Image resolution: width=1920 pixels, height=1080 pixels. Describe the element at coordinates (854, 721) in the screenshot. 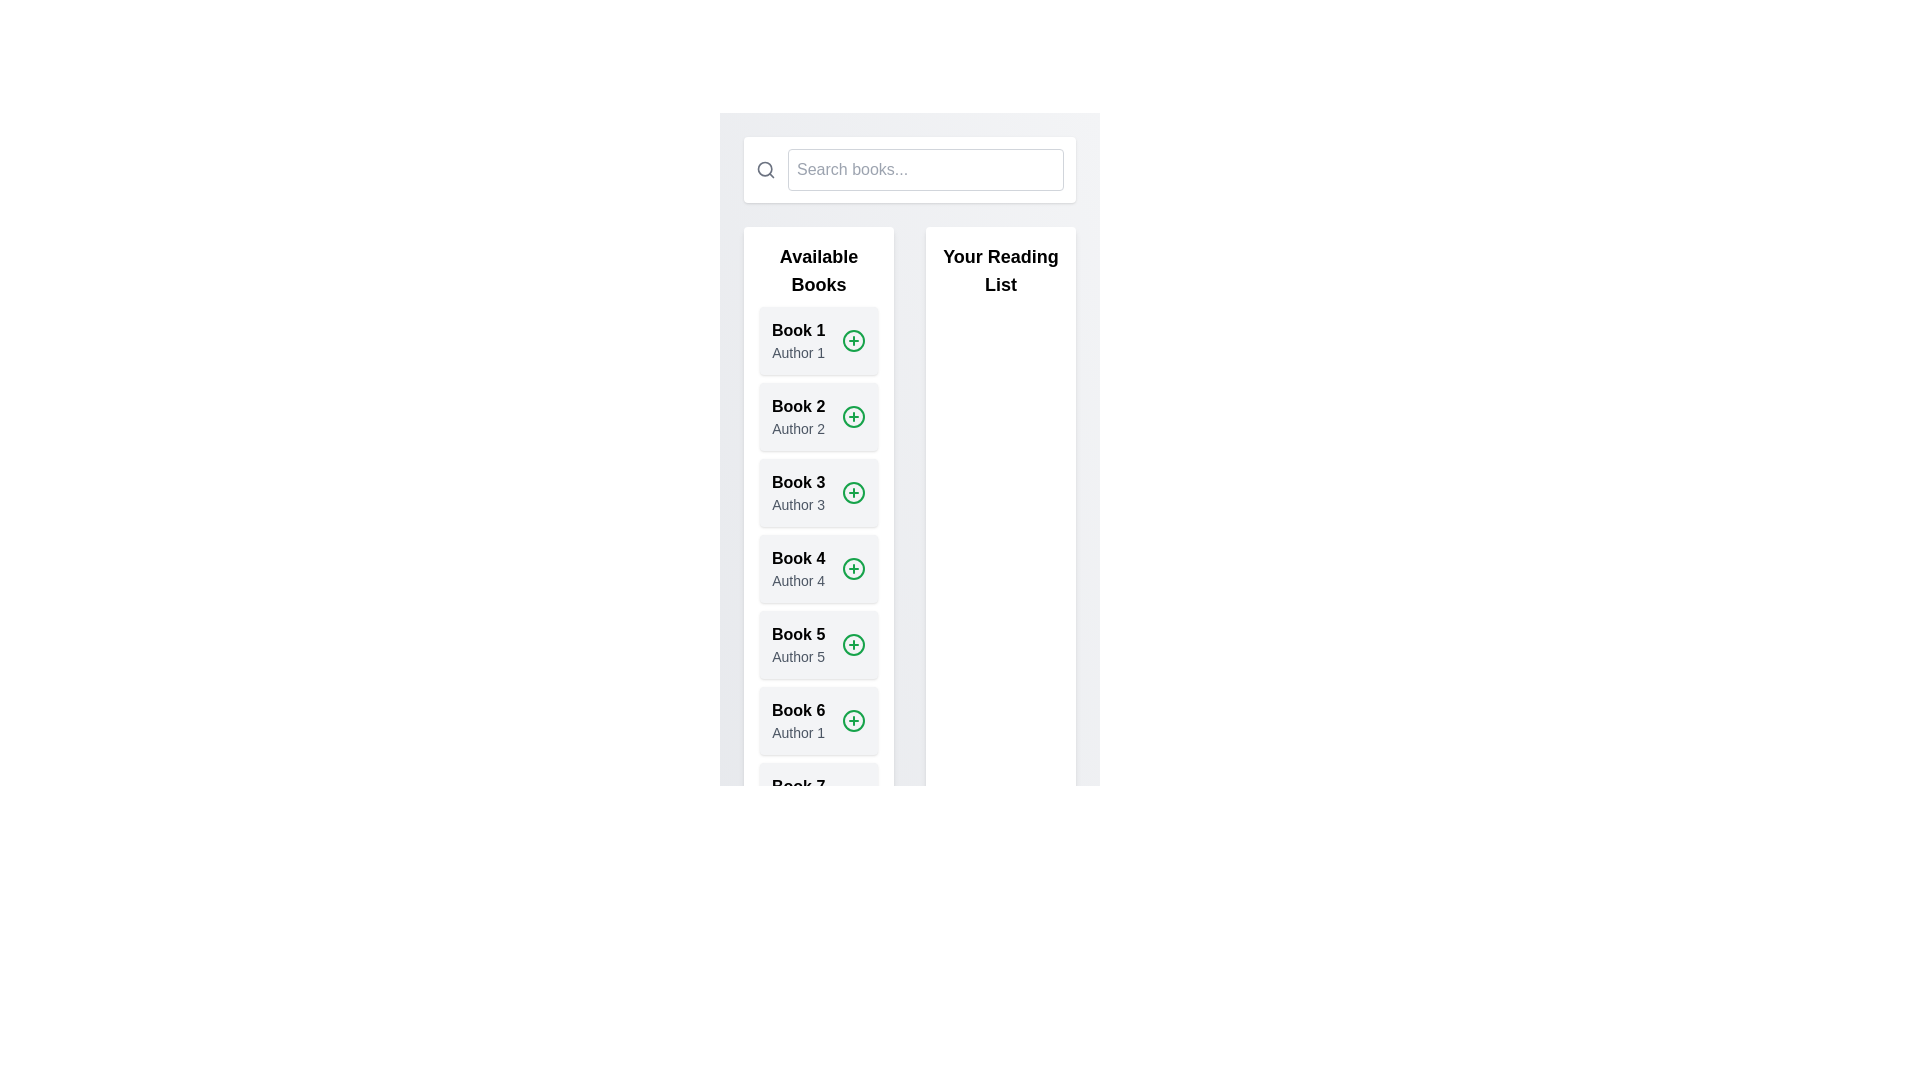

I see `the action button` at that location.